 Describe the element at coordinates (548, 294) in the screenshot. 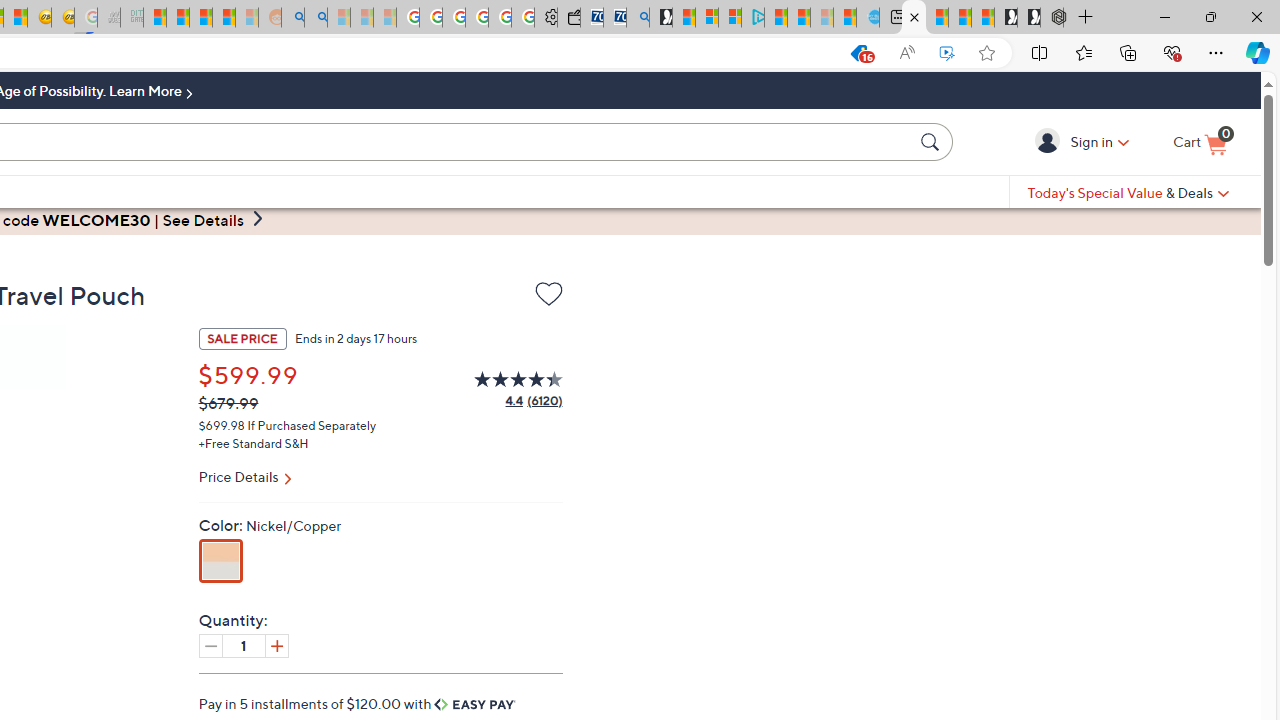

I see `'Add to Wish List'` at that location.